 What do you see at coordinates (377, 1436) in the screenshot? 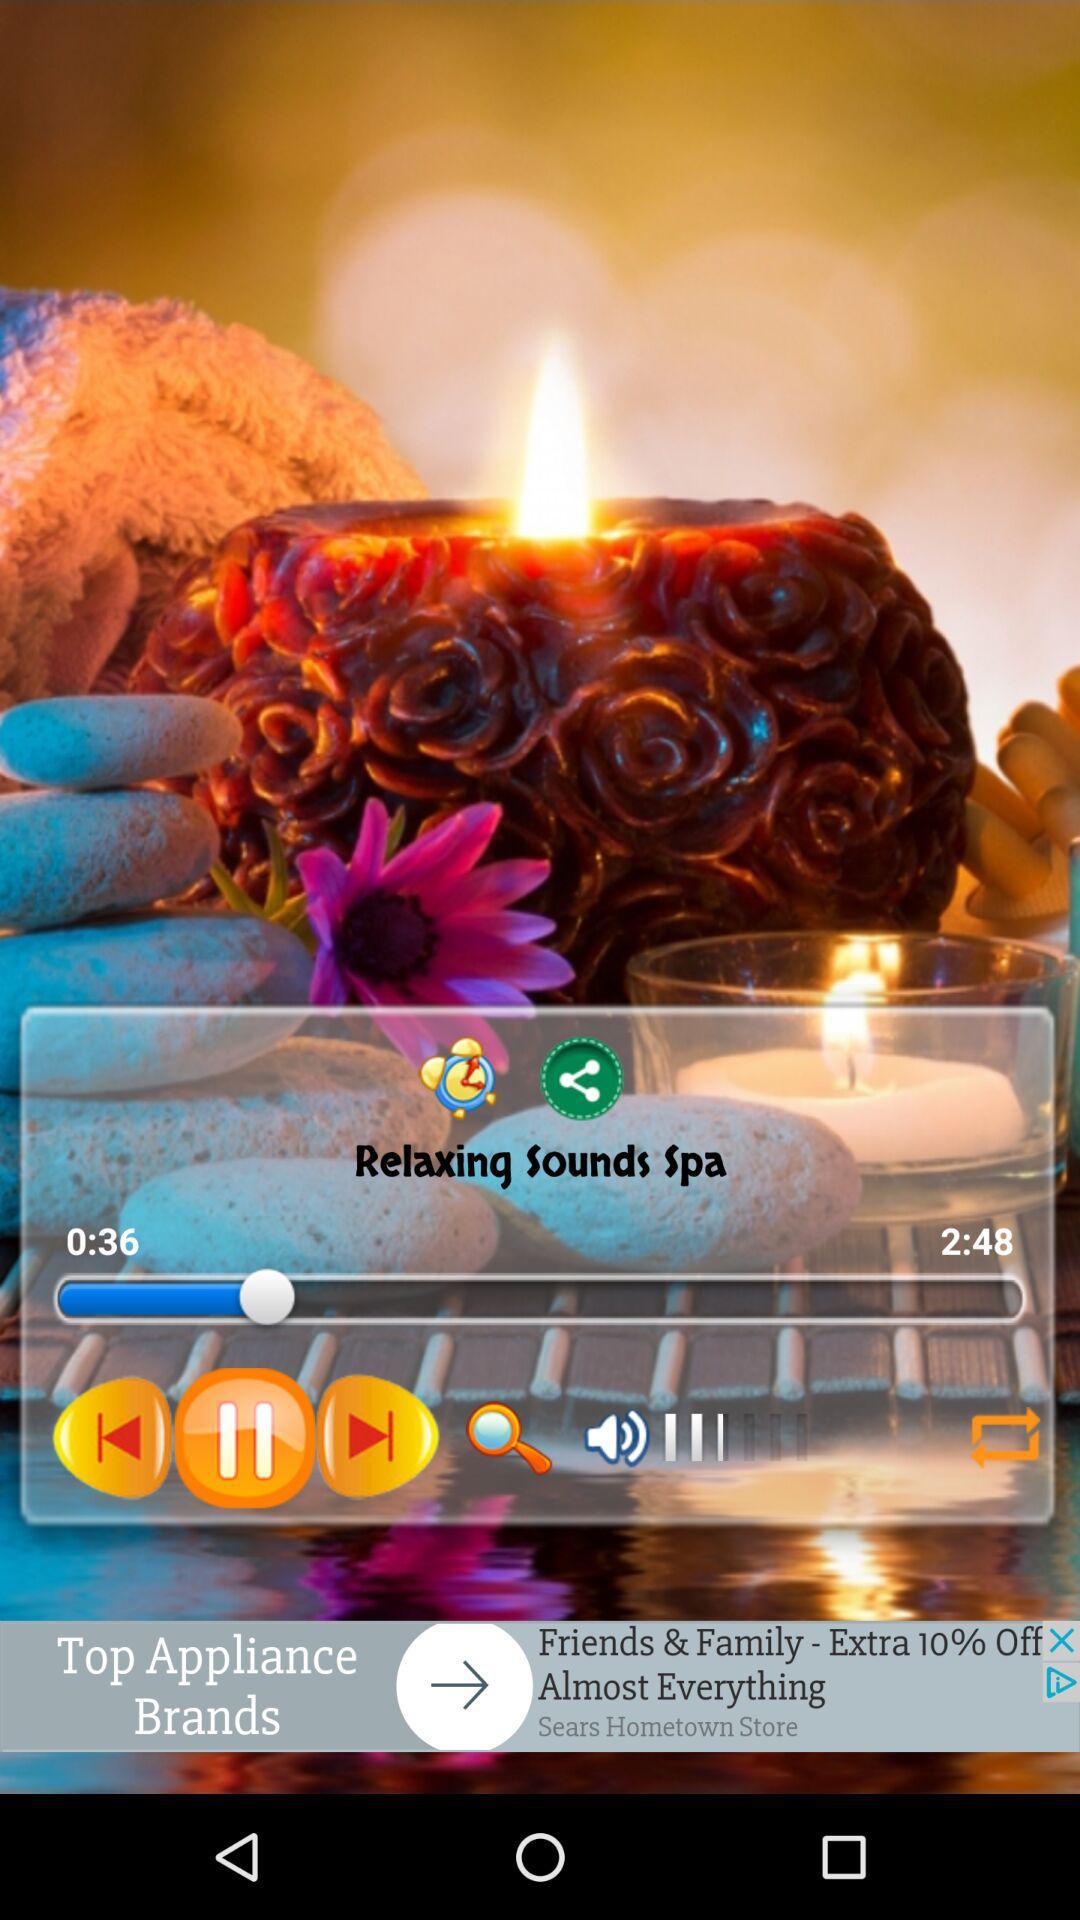
I see `the next button` at bounding box center [377, 1436].